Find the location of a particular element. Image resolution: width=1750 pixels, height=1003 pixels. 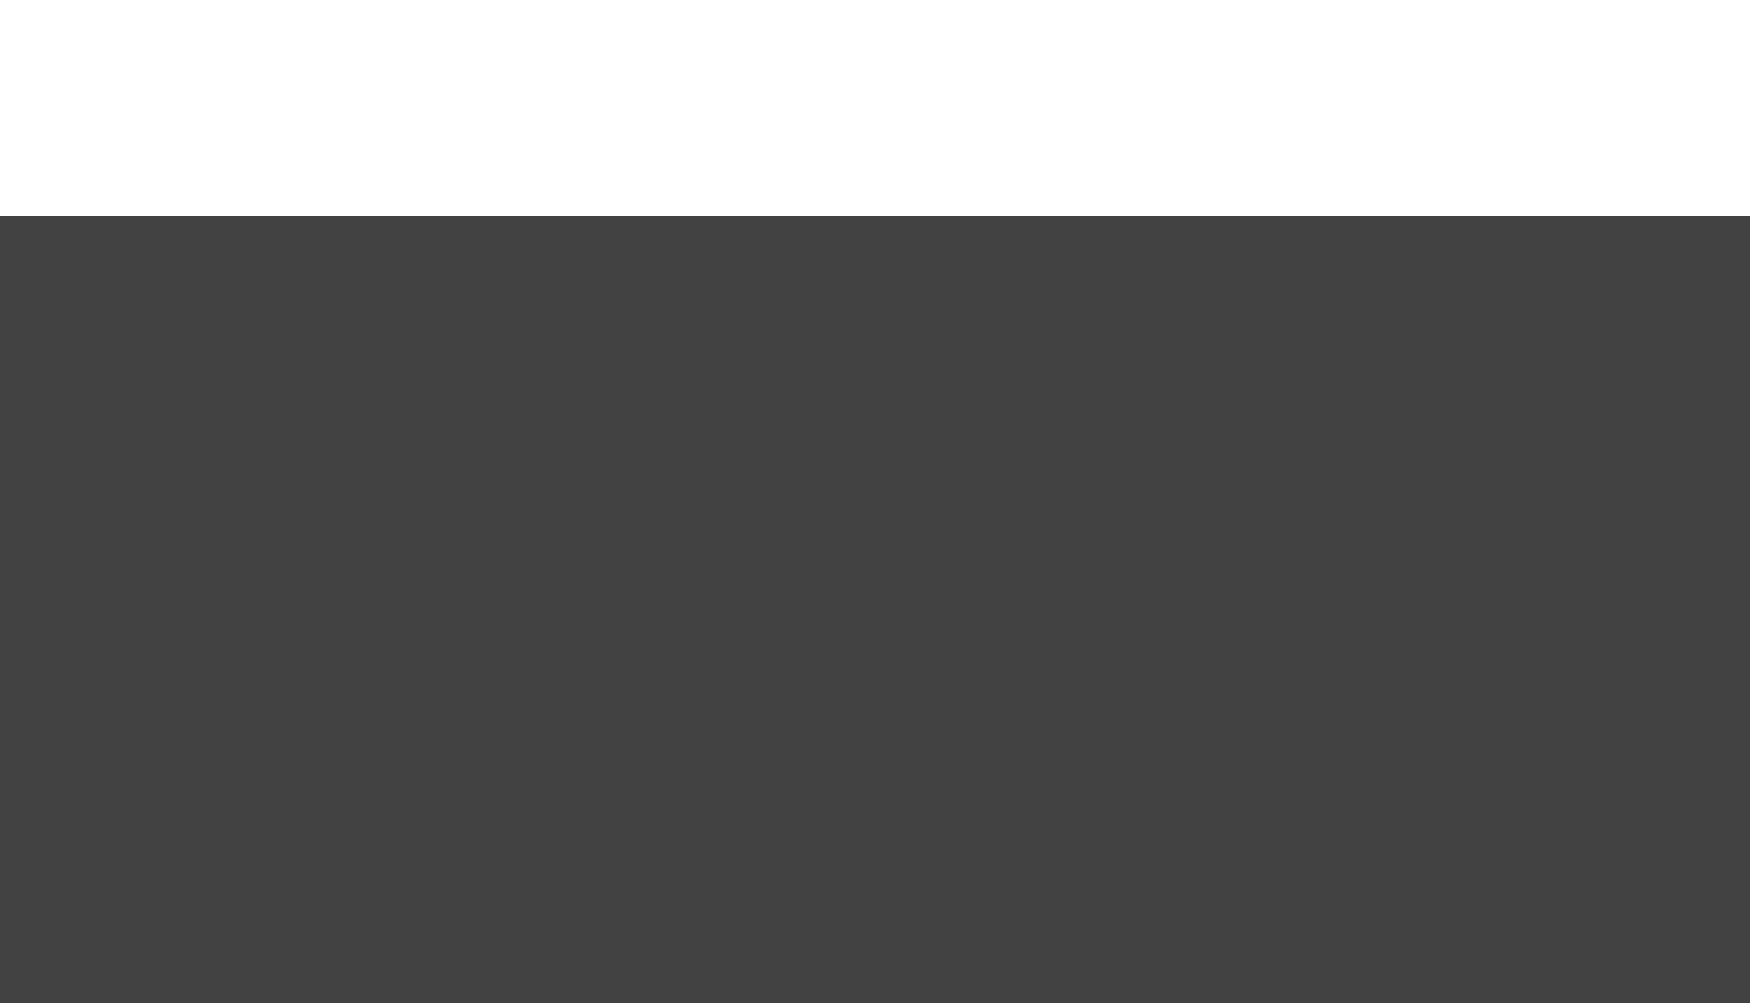

'CACI Jowl Lift' is located at coordinates (392, 871).